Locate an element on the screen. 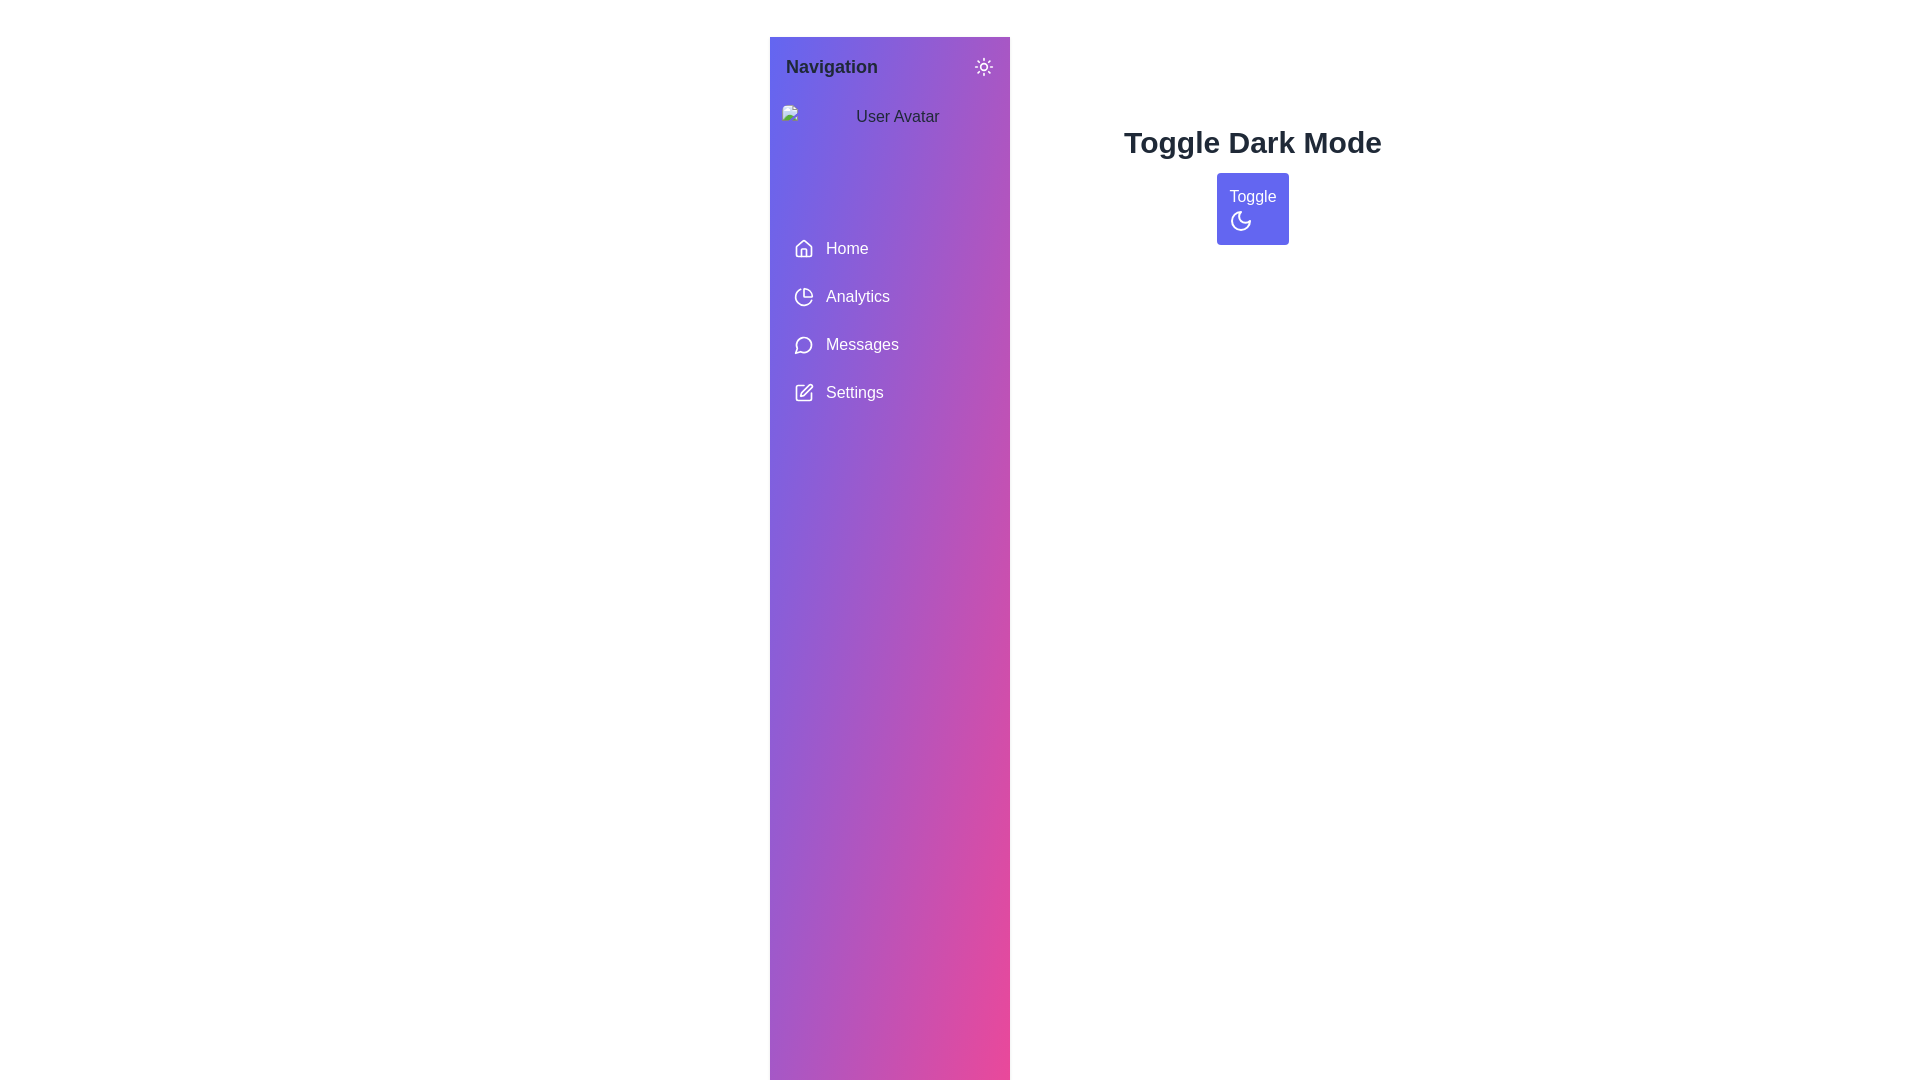  the Messages navigation item in the sidebar is located at coordinates (888, 343).